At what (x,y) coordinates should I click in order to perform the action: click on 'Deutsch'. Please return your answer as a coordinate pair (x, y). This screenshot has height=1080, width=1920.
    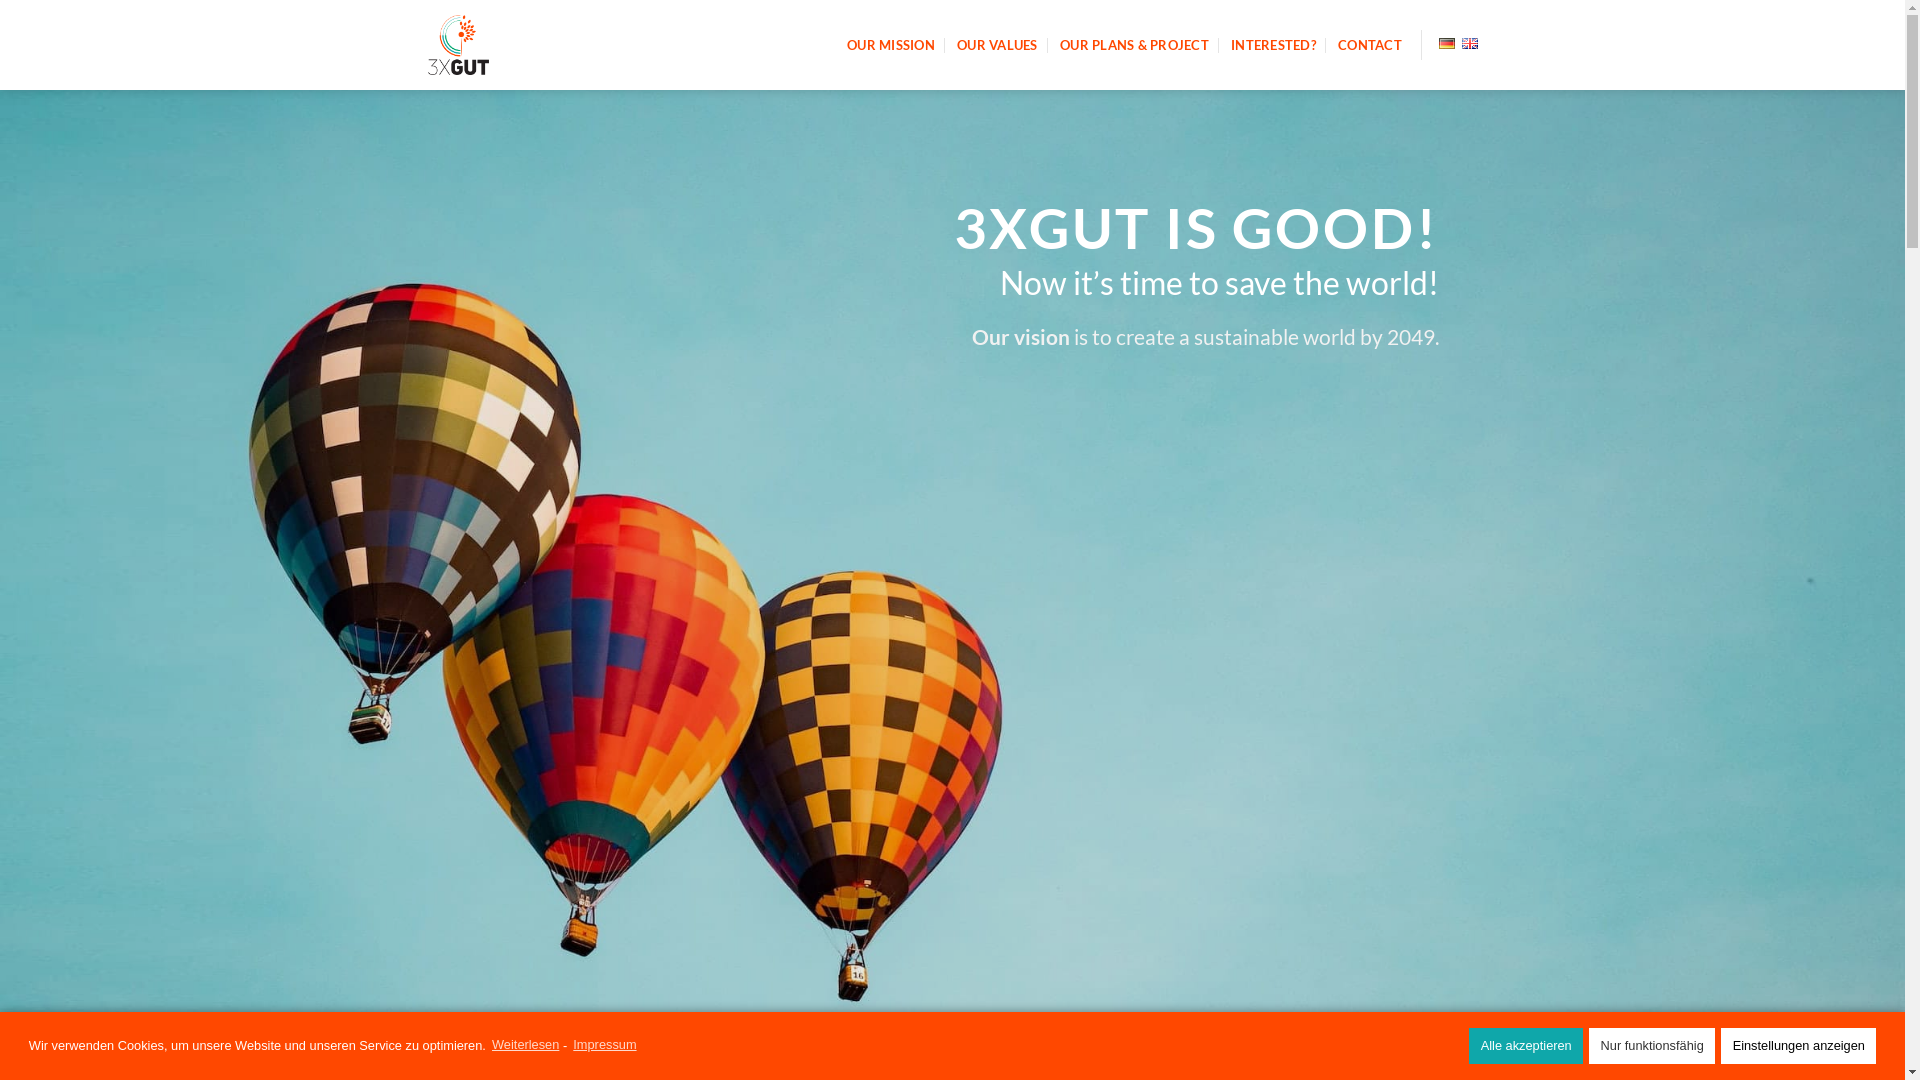
    Looking at the image, I should click on (1446, 43).